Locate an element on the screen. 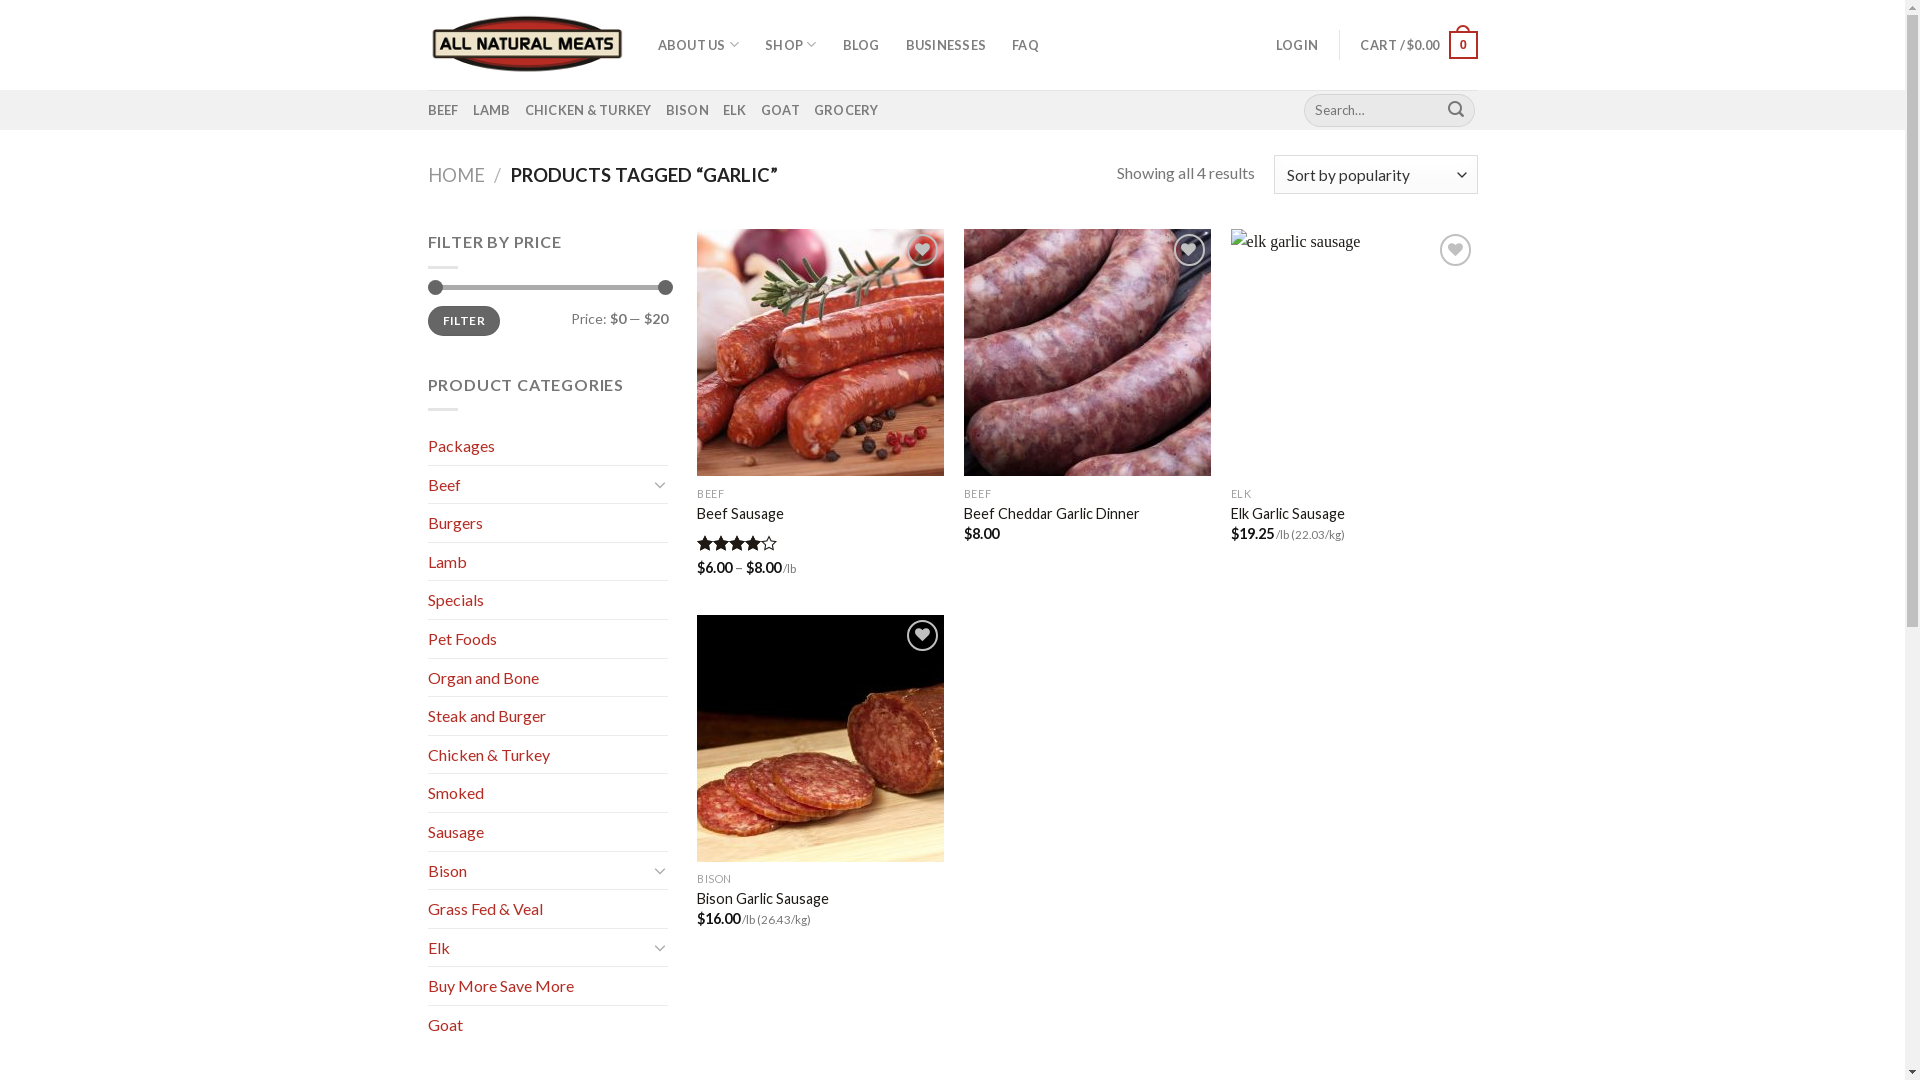  'Burgers' is located at coordinates (426, 522).